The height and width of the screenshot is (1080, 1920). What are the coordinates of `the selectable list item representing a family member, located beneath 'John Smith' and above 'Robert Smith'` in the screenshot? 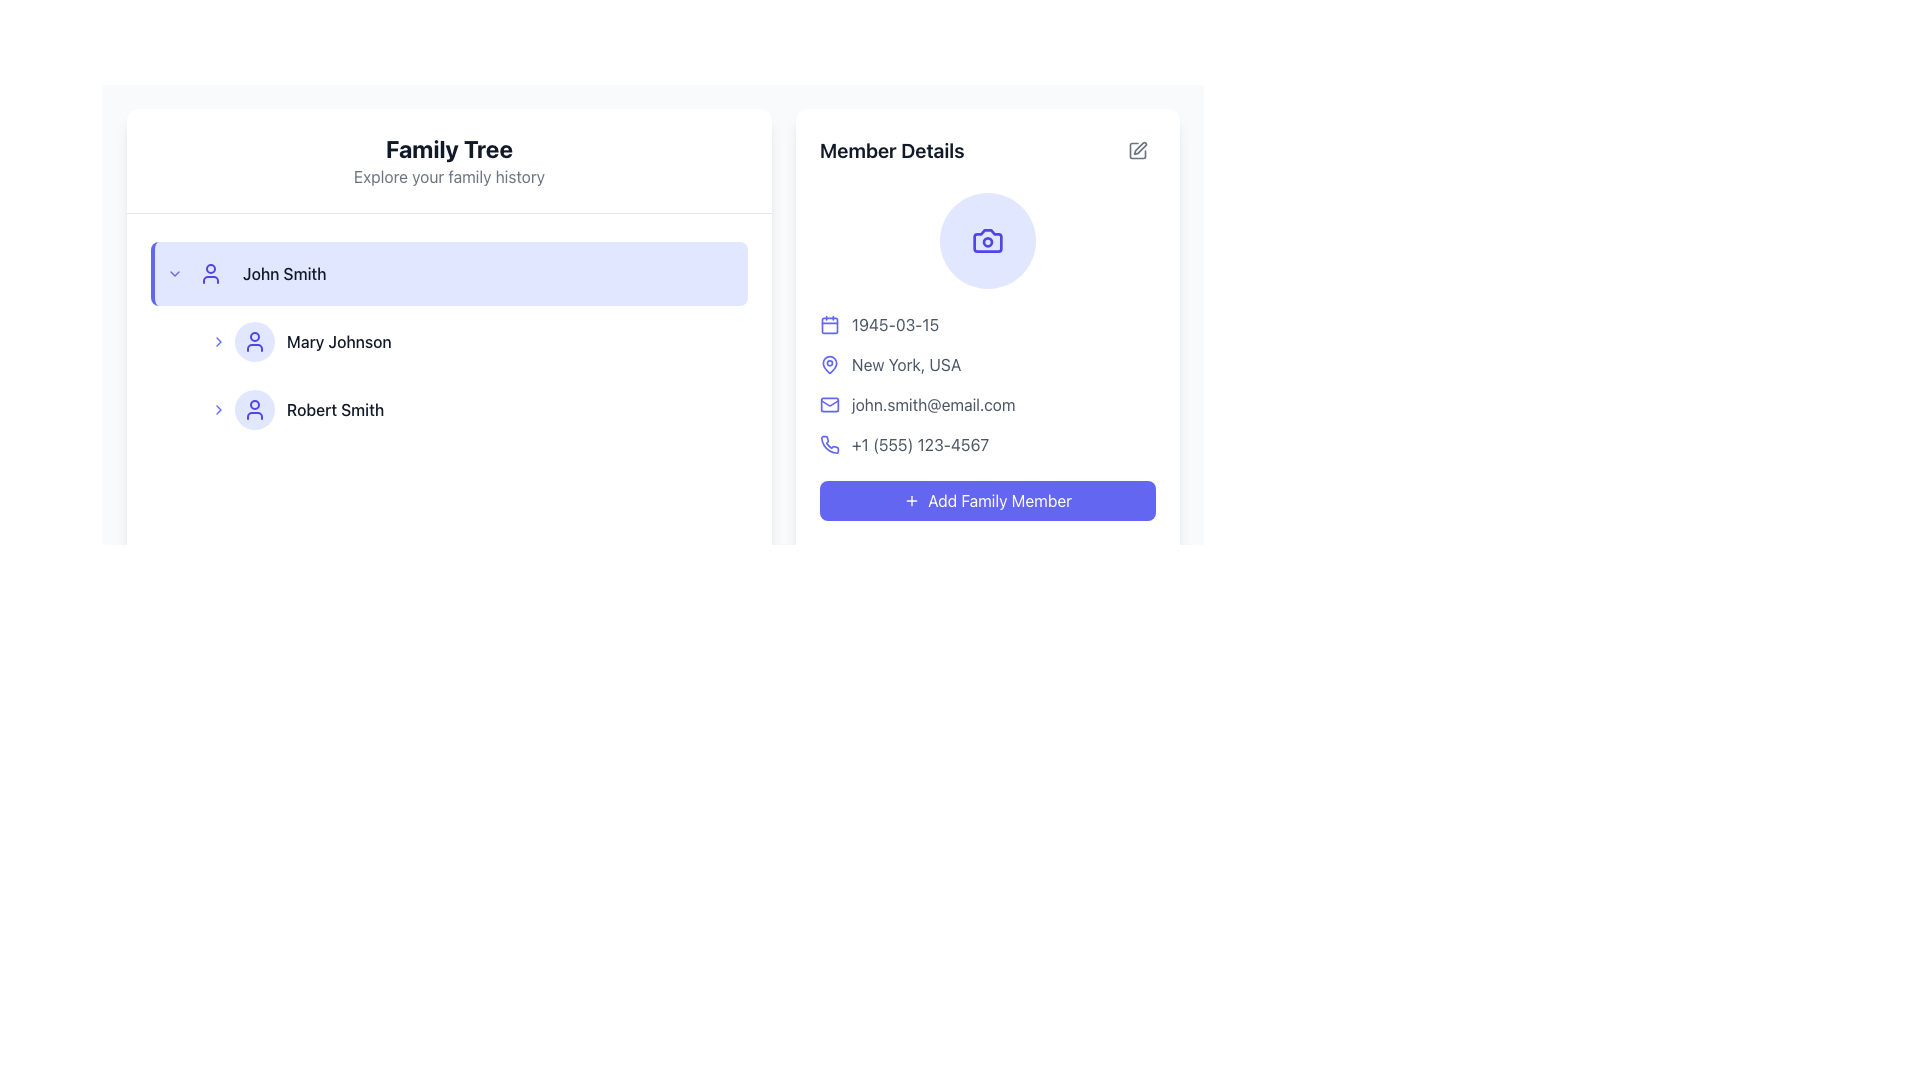 It's located at (448, 341).